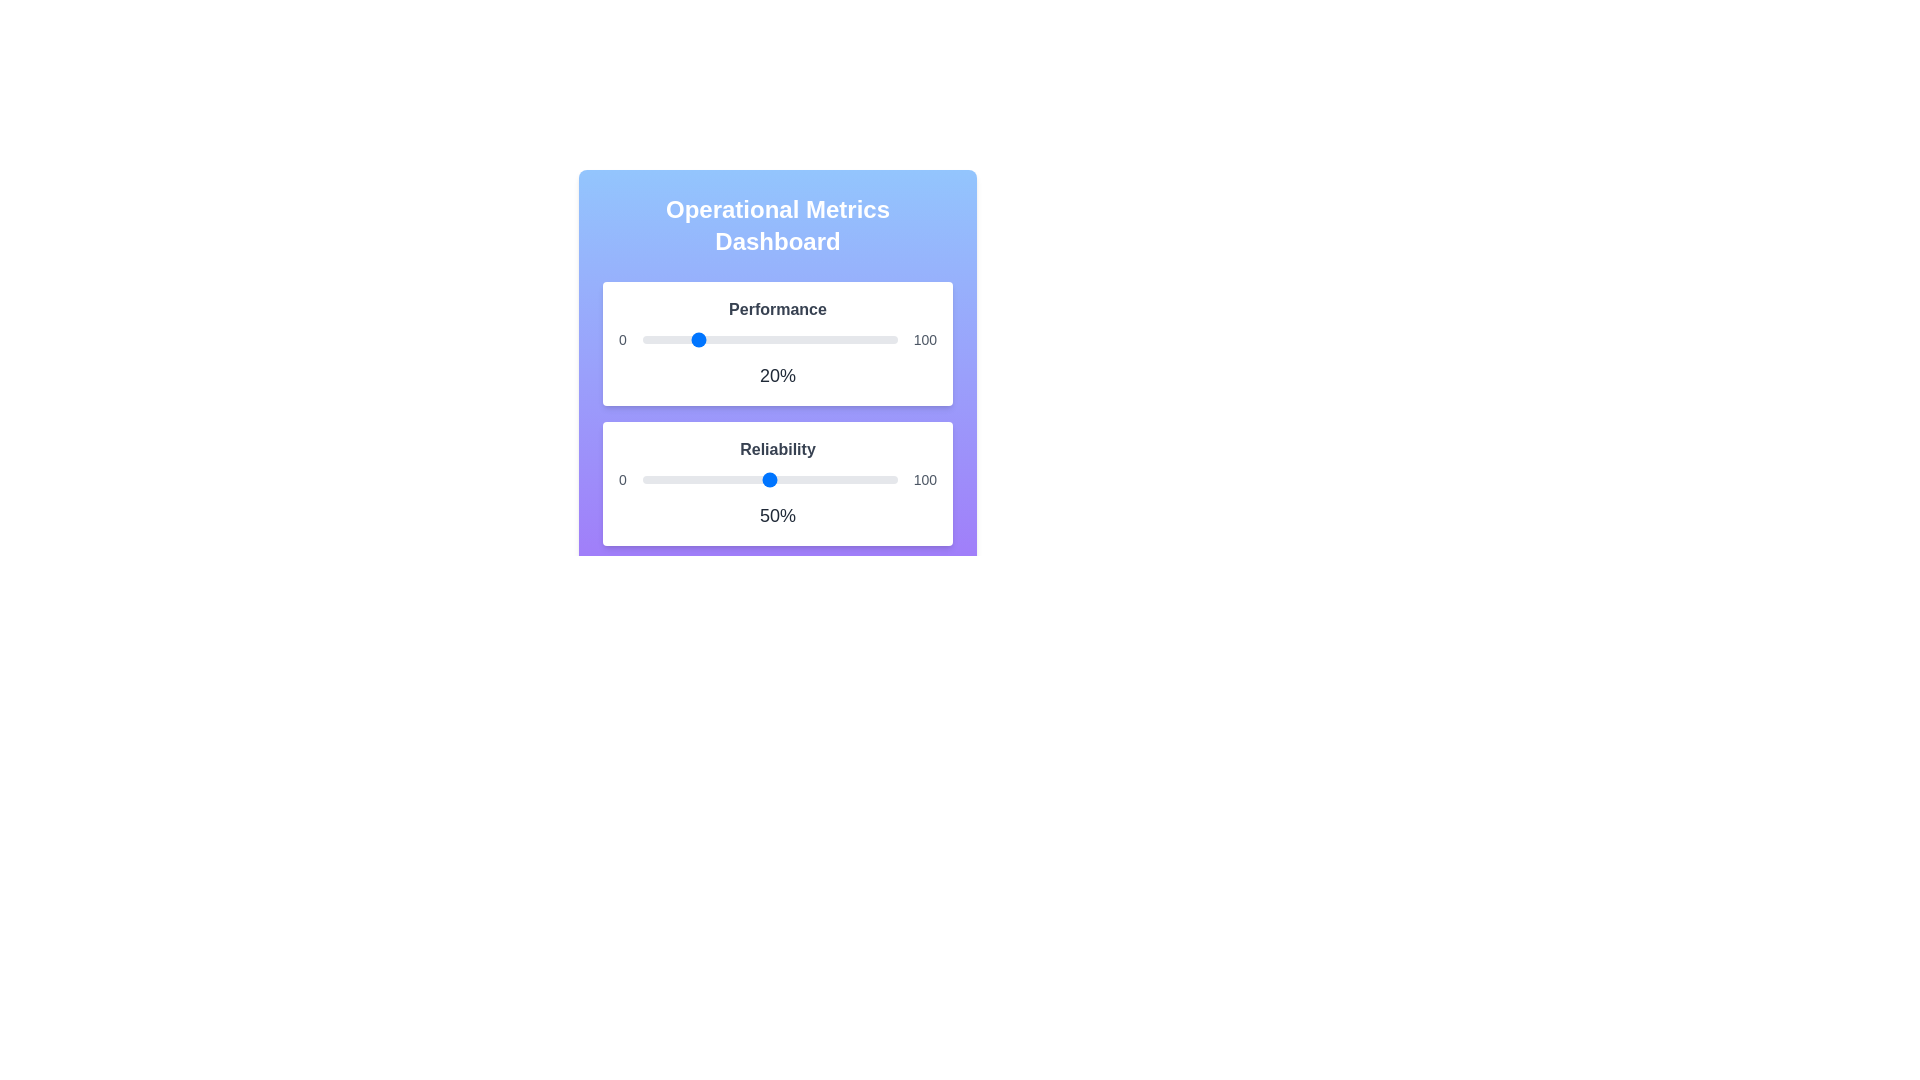 This screenshot has height=1080, width=1920. Describe the element at coordinates (769, 479) in the screenshot. I see `the knob of the horizontal slider marked at the midpoint under the label 'Reliability'` at that location.